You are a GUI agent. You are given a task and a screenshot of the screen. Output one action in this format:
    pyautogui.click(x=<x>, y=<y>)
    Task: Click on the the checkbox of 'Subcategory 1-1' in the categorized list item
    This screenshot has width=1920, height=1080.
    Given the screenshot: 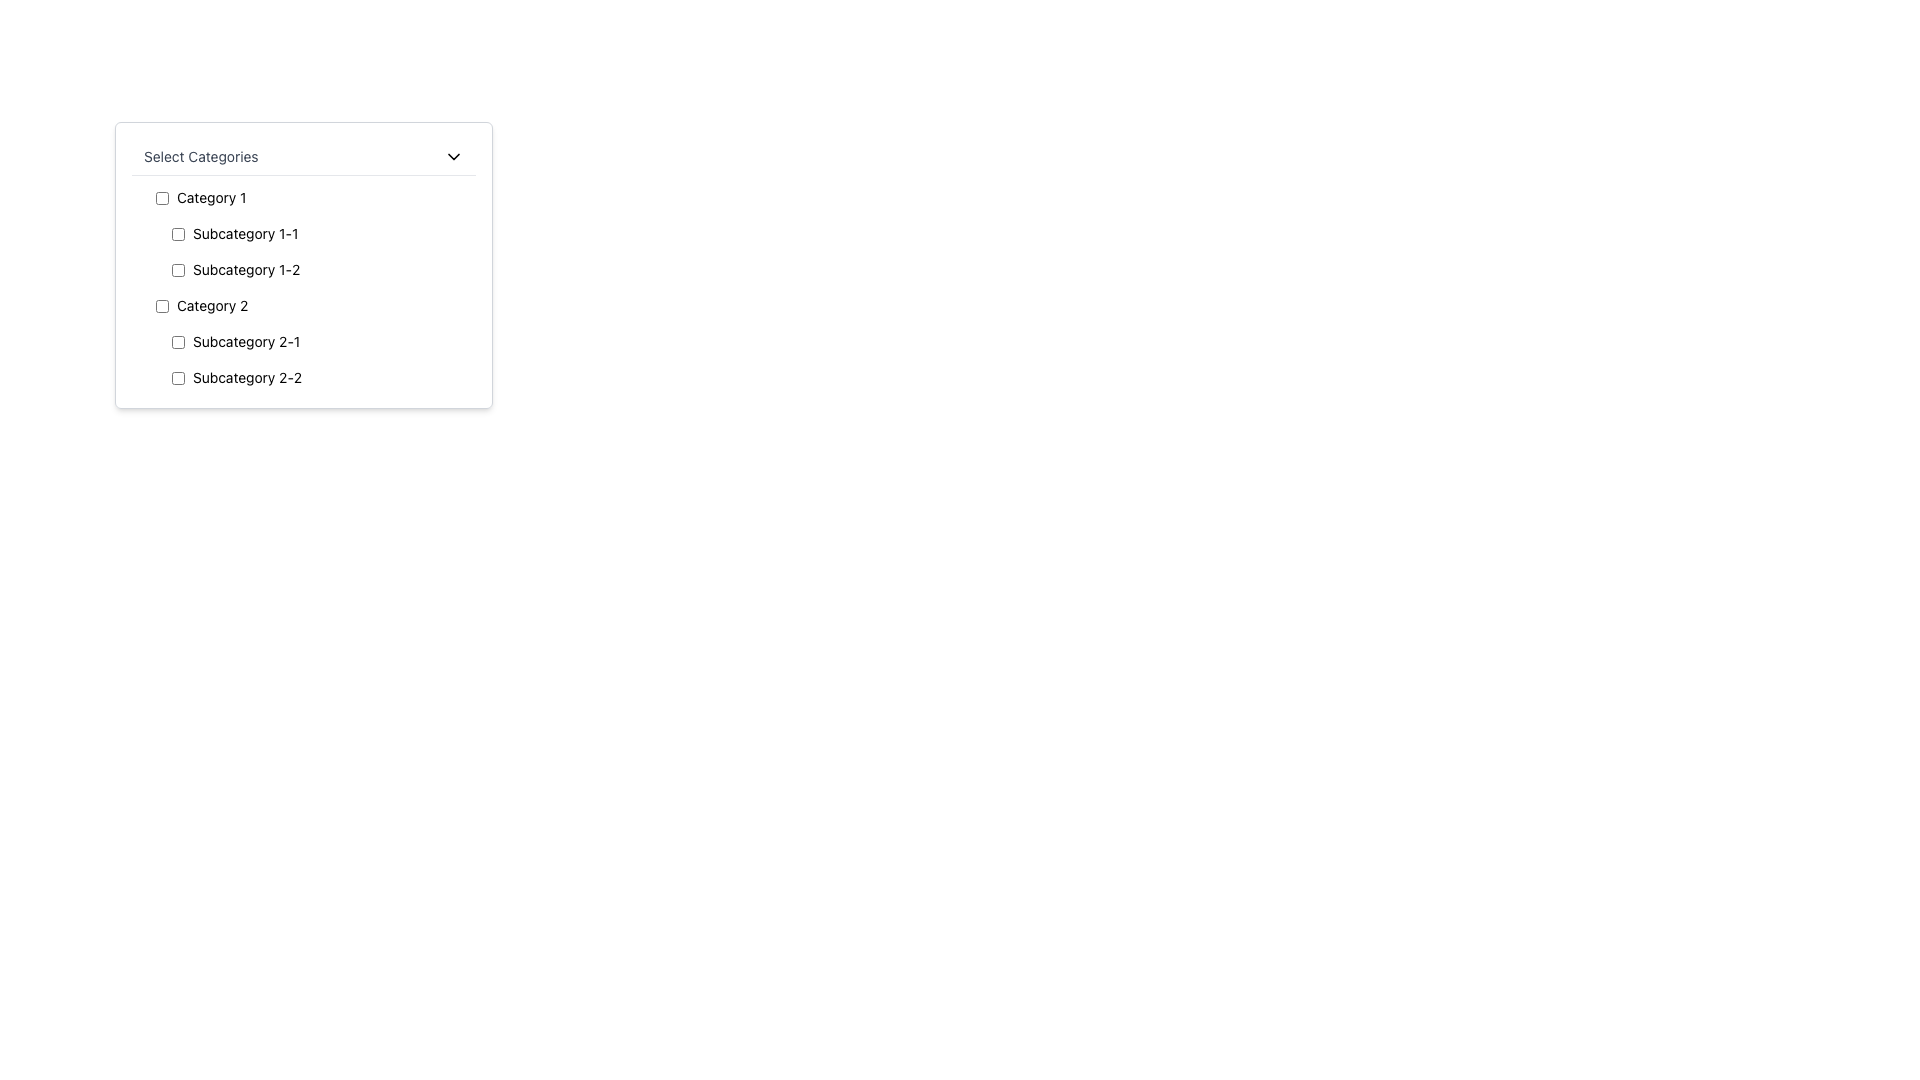 What is the action you would take?
    pyautogui.click(x=311, y=233)
    